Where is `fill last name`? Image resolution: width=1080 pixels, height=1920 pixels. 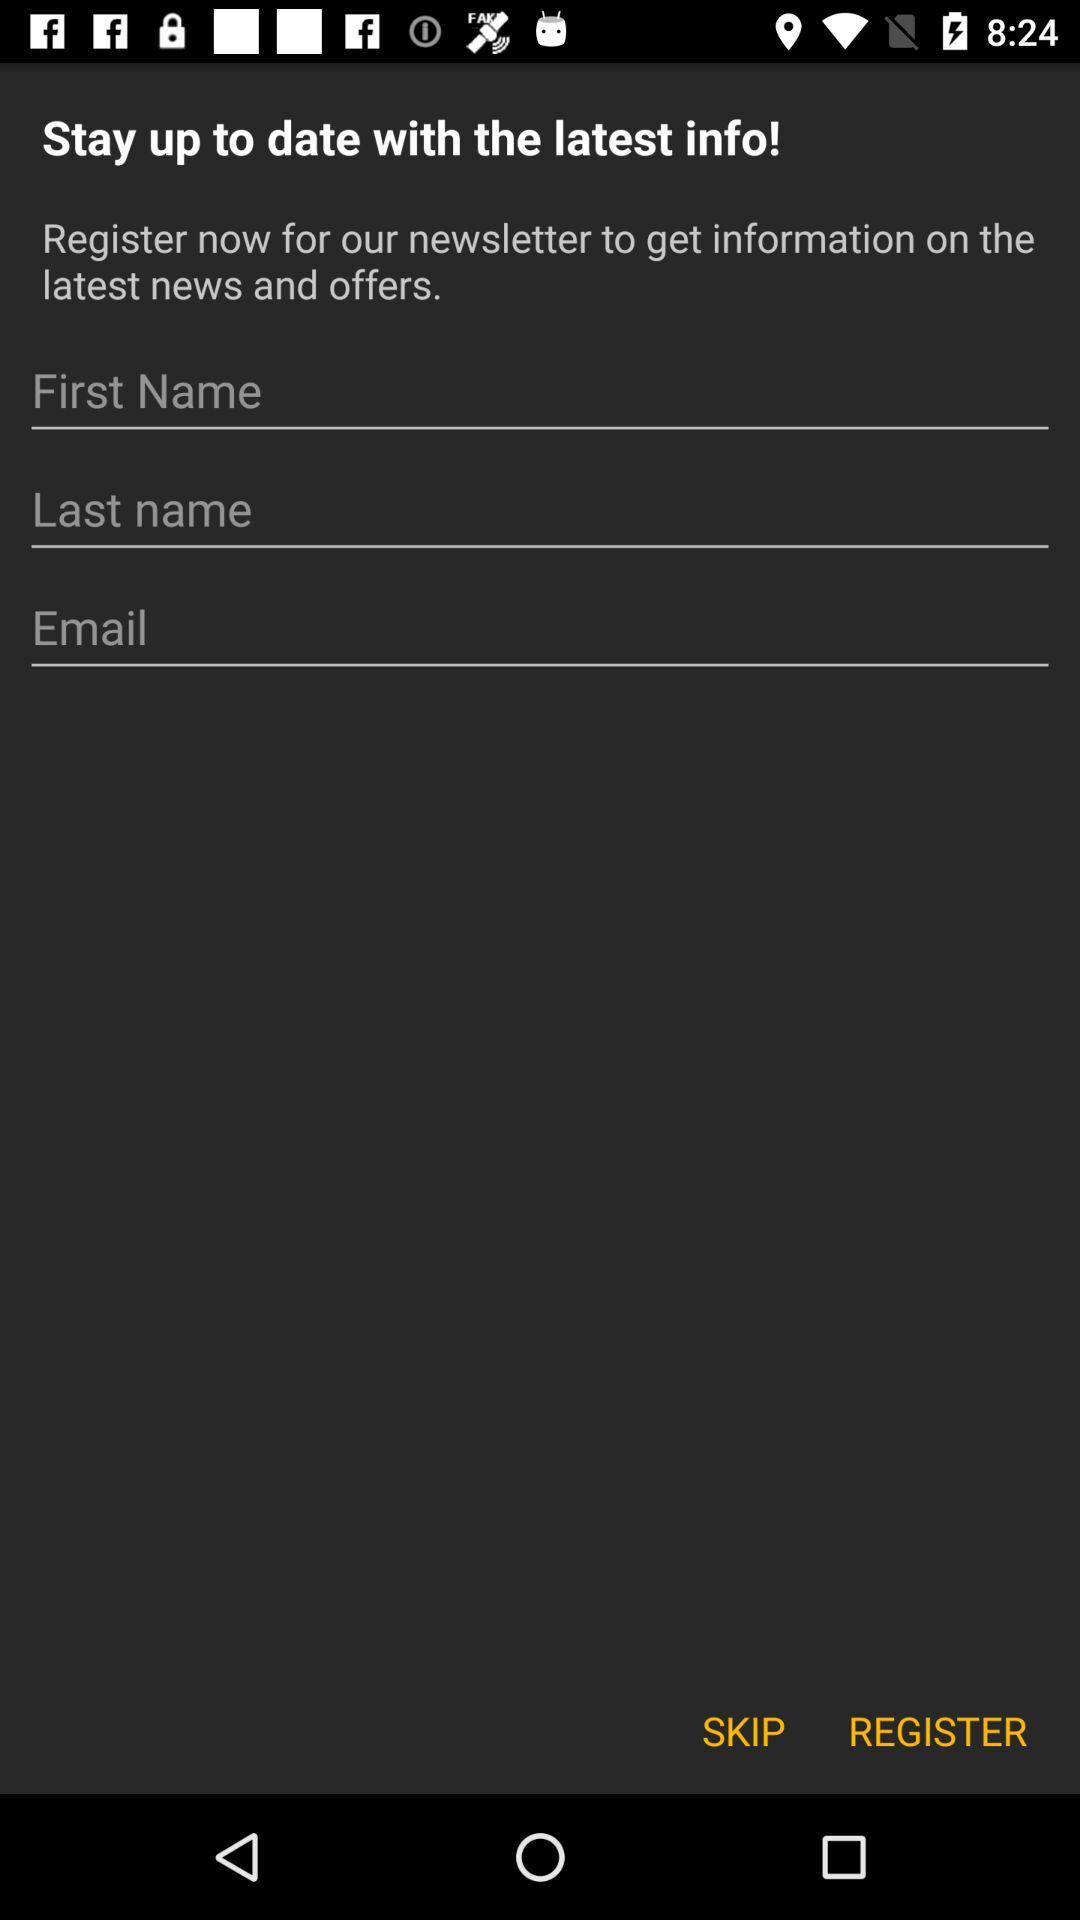
fill last name is located at coordinates (540, 509).